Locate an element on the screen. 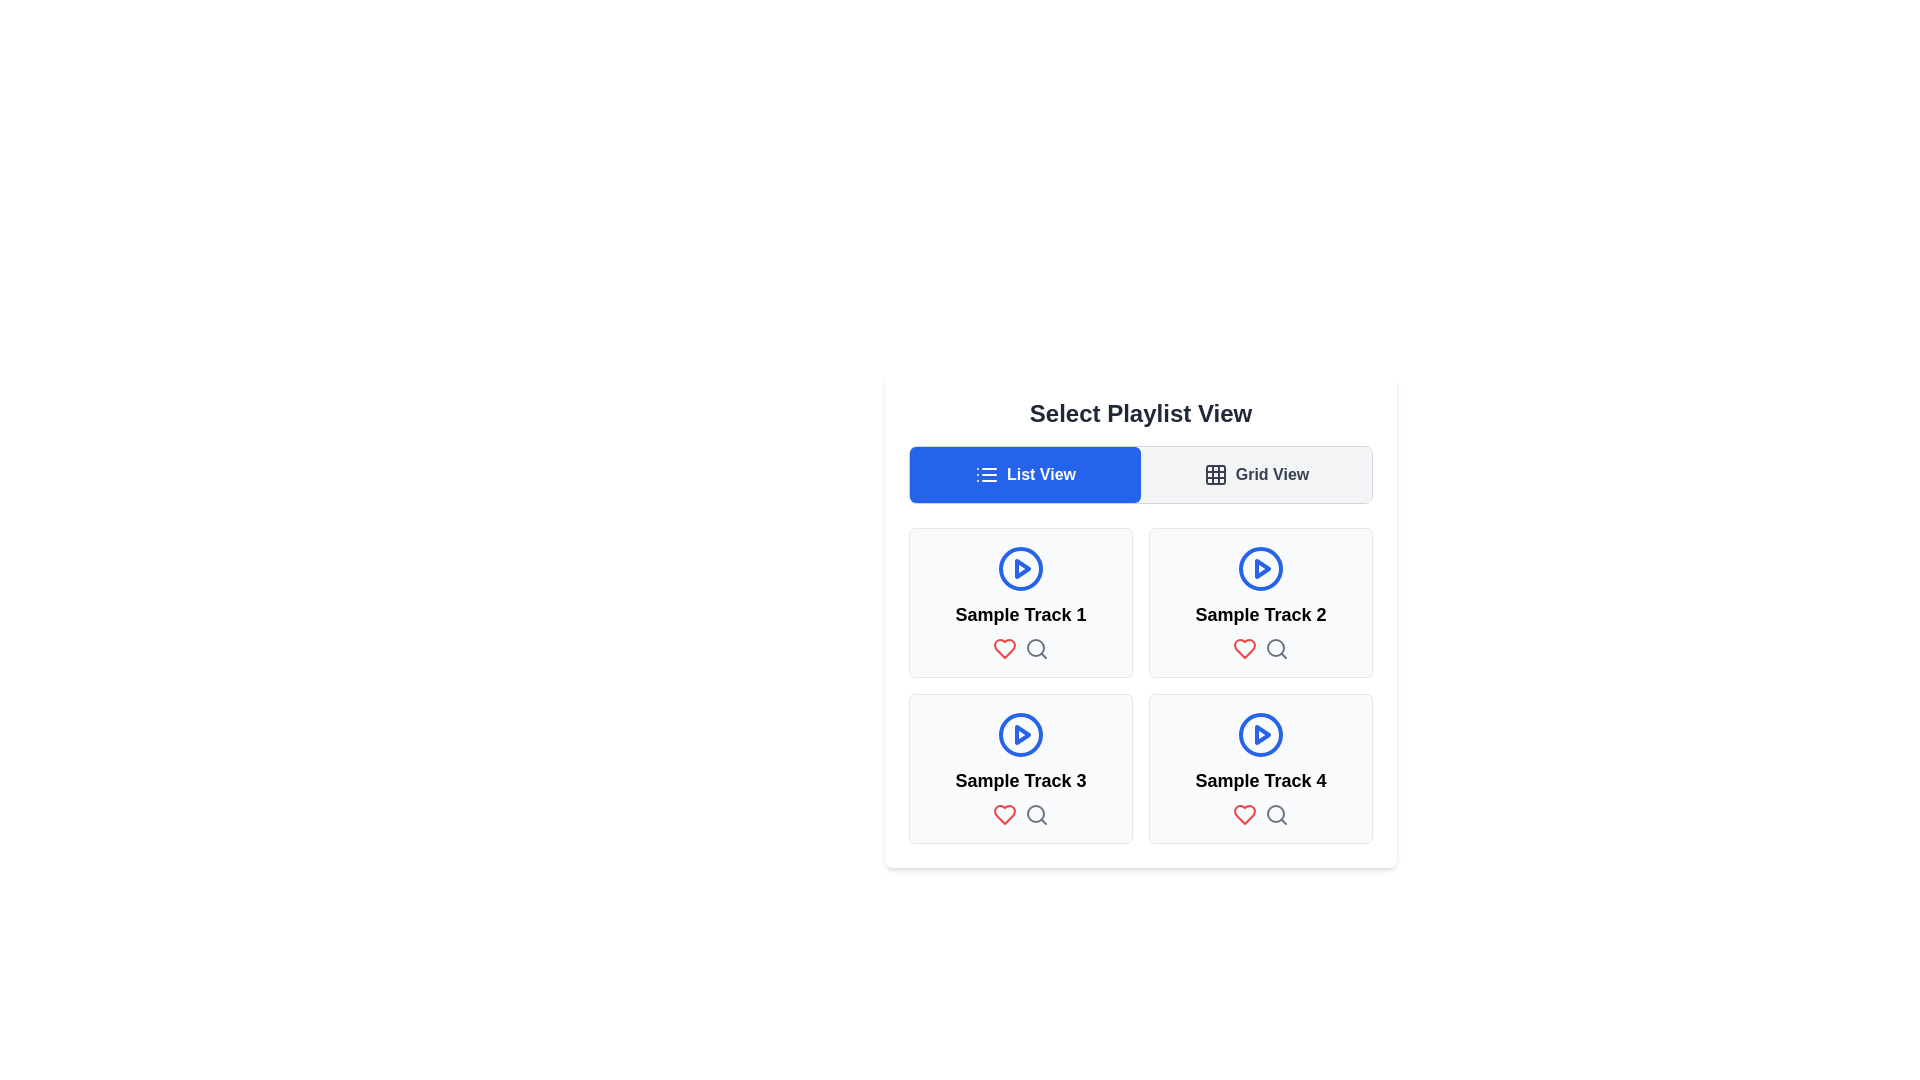 This screenshot has height=1080, width=1920. the 'Grid View' text label, which is bold and located in the top-right area of the control panel for selecting the view layout is located at coordinates (1271, 474).